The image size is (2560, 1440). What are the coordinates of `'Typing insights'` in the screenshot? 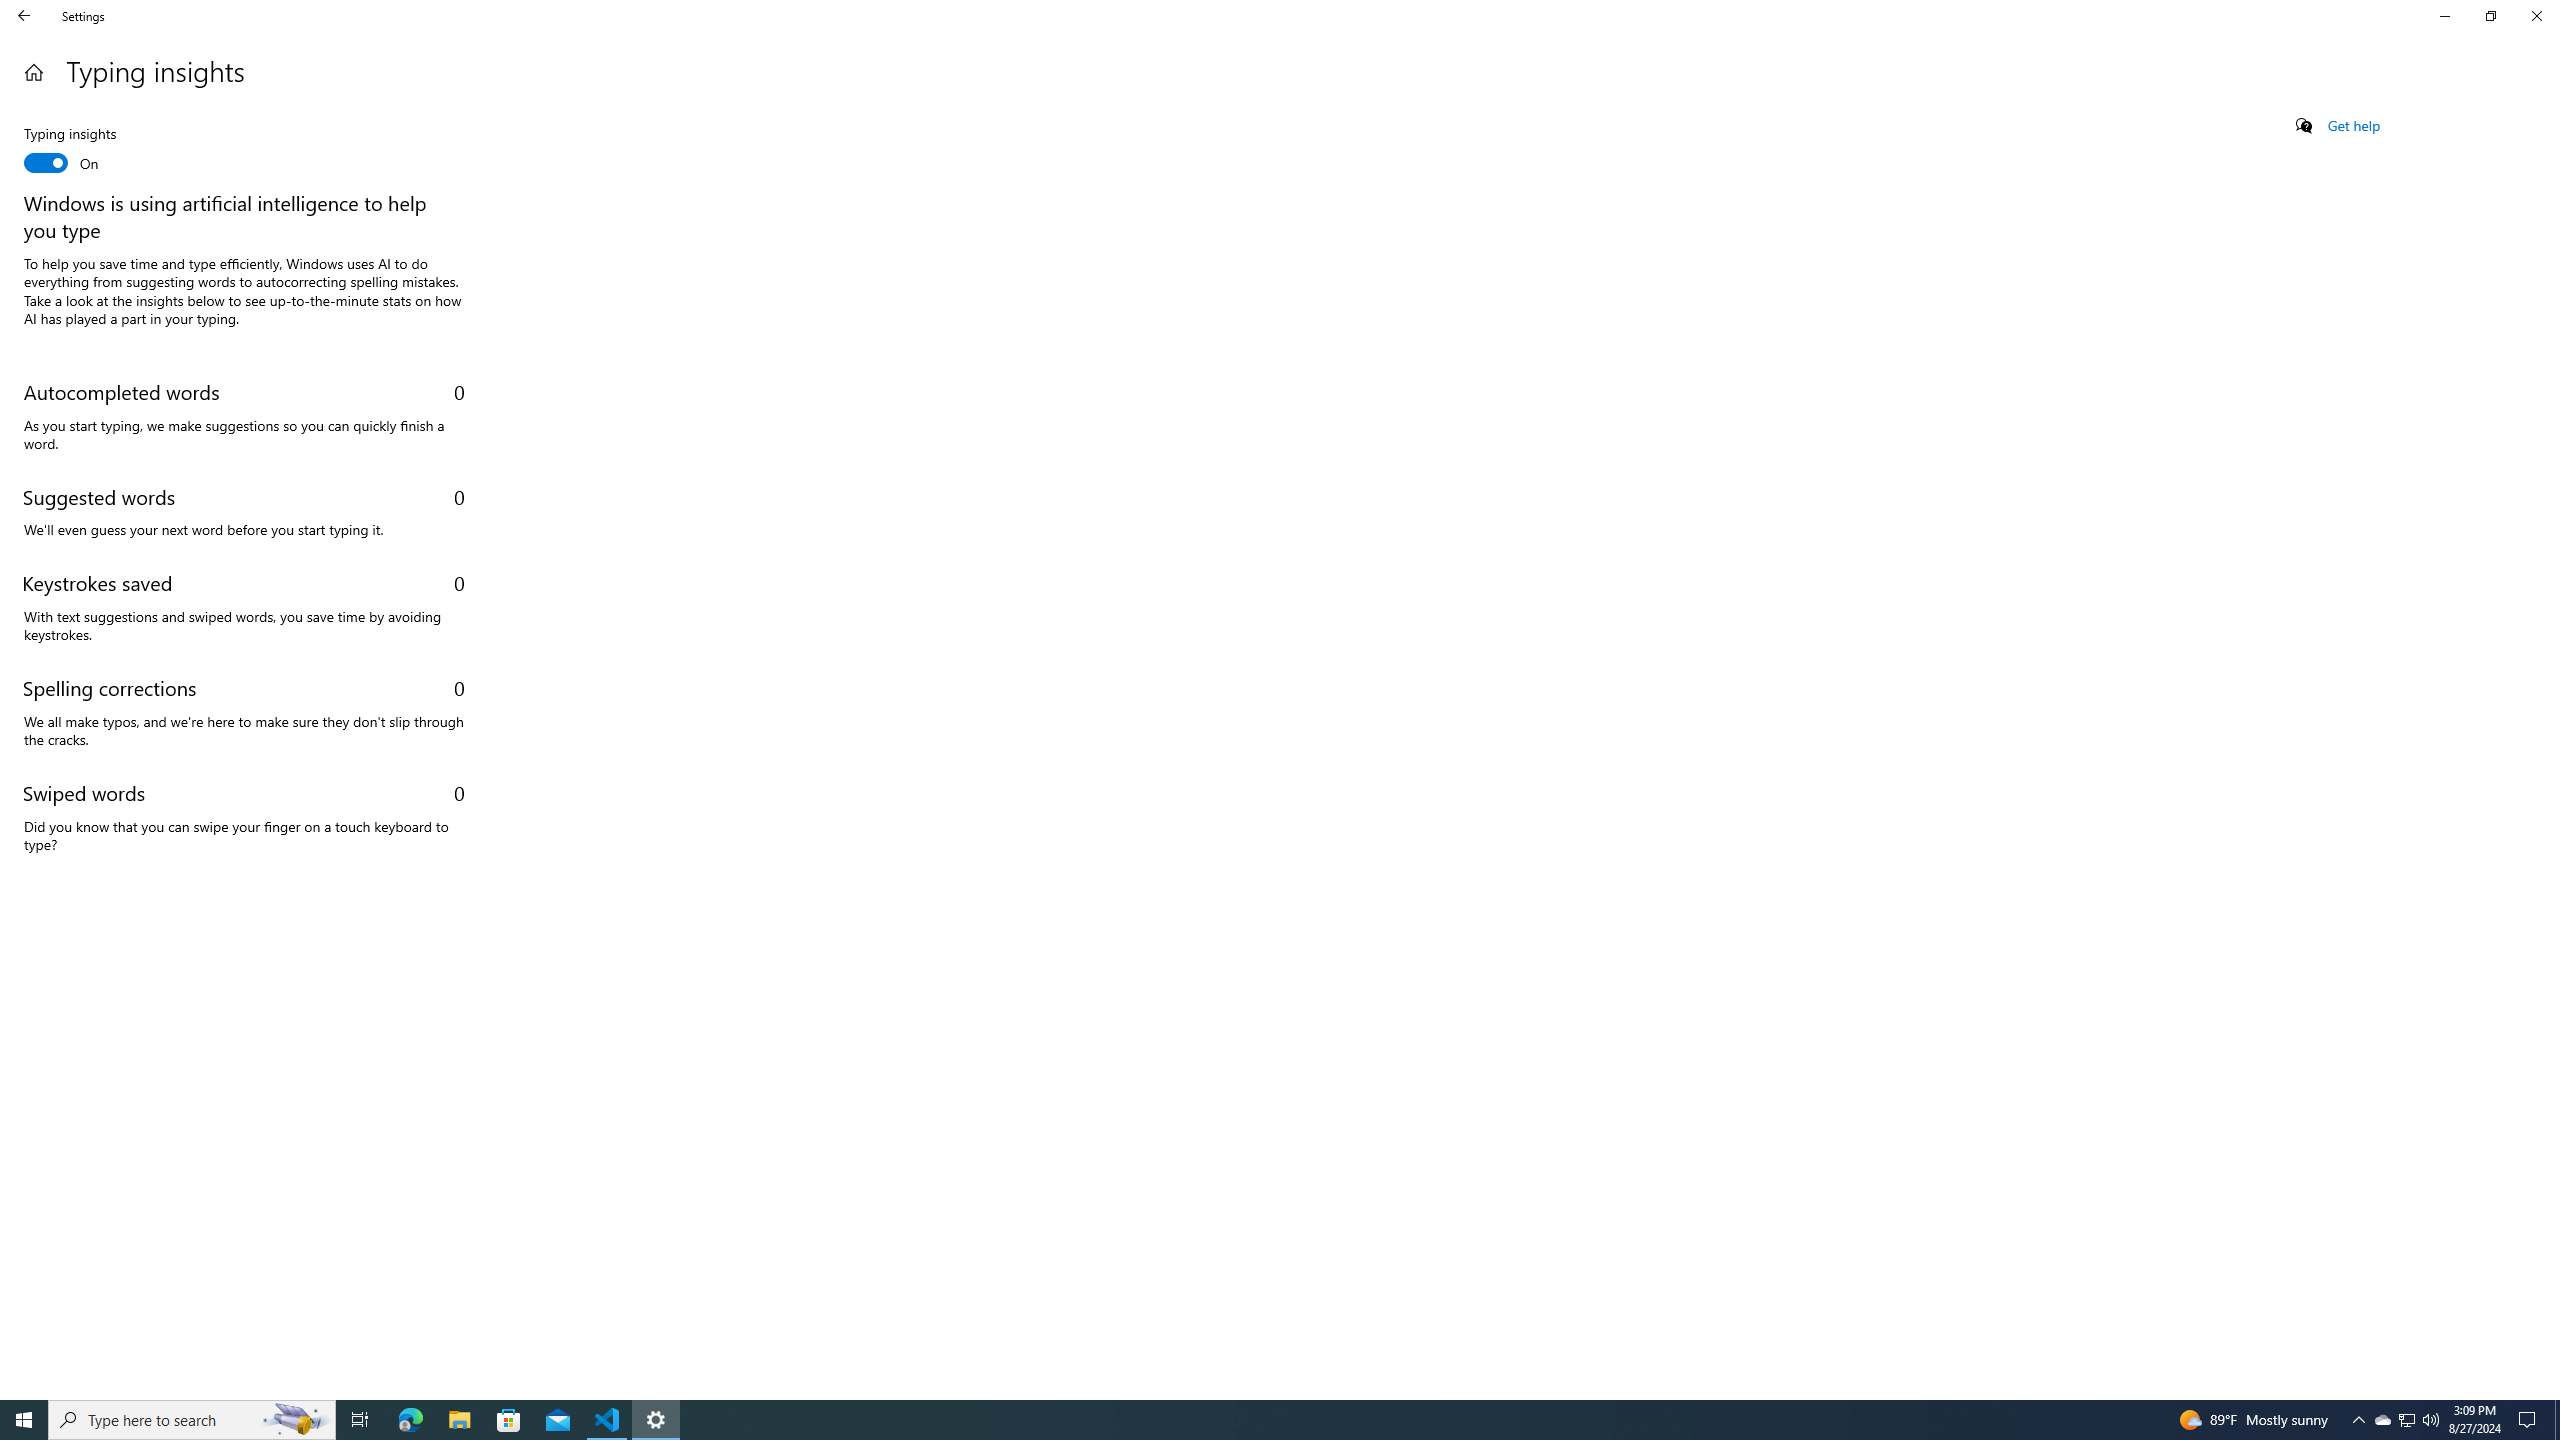 It's located at (97, 150).